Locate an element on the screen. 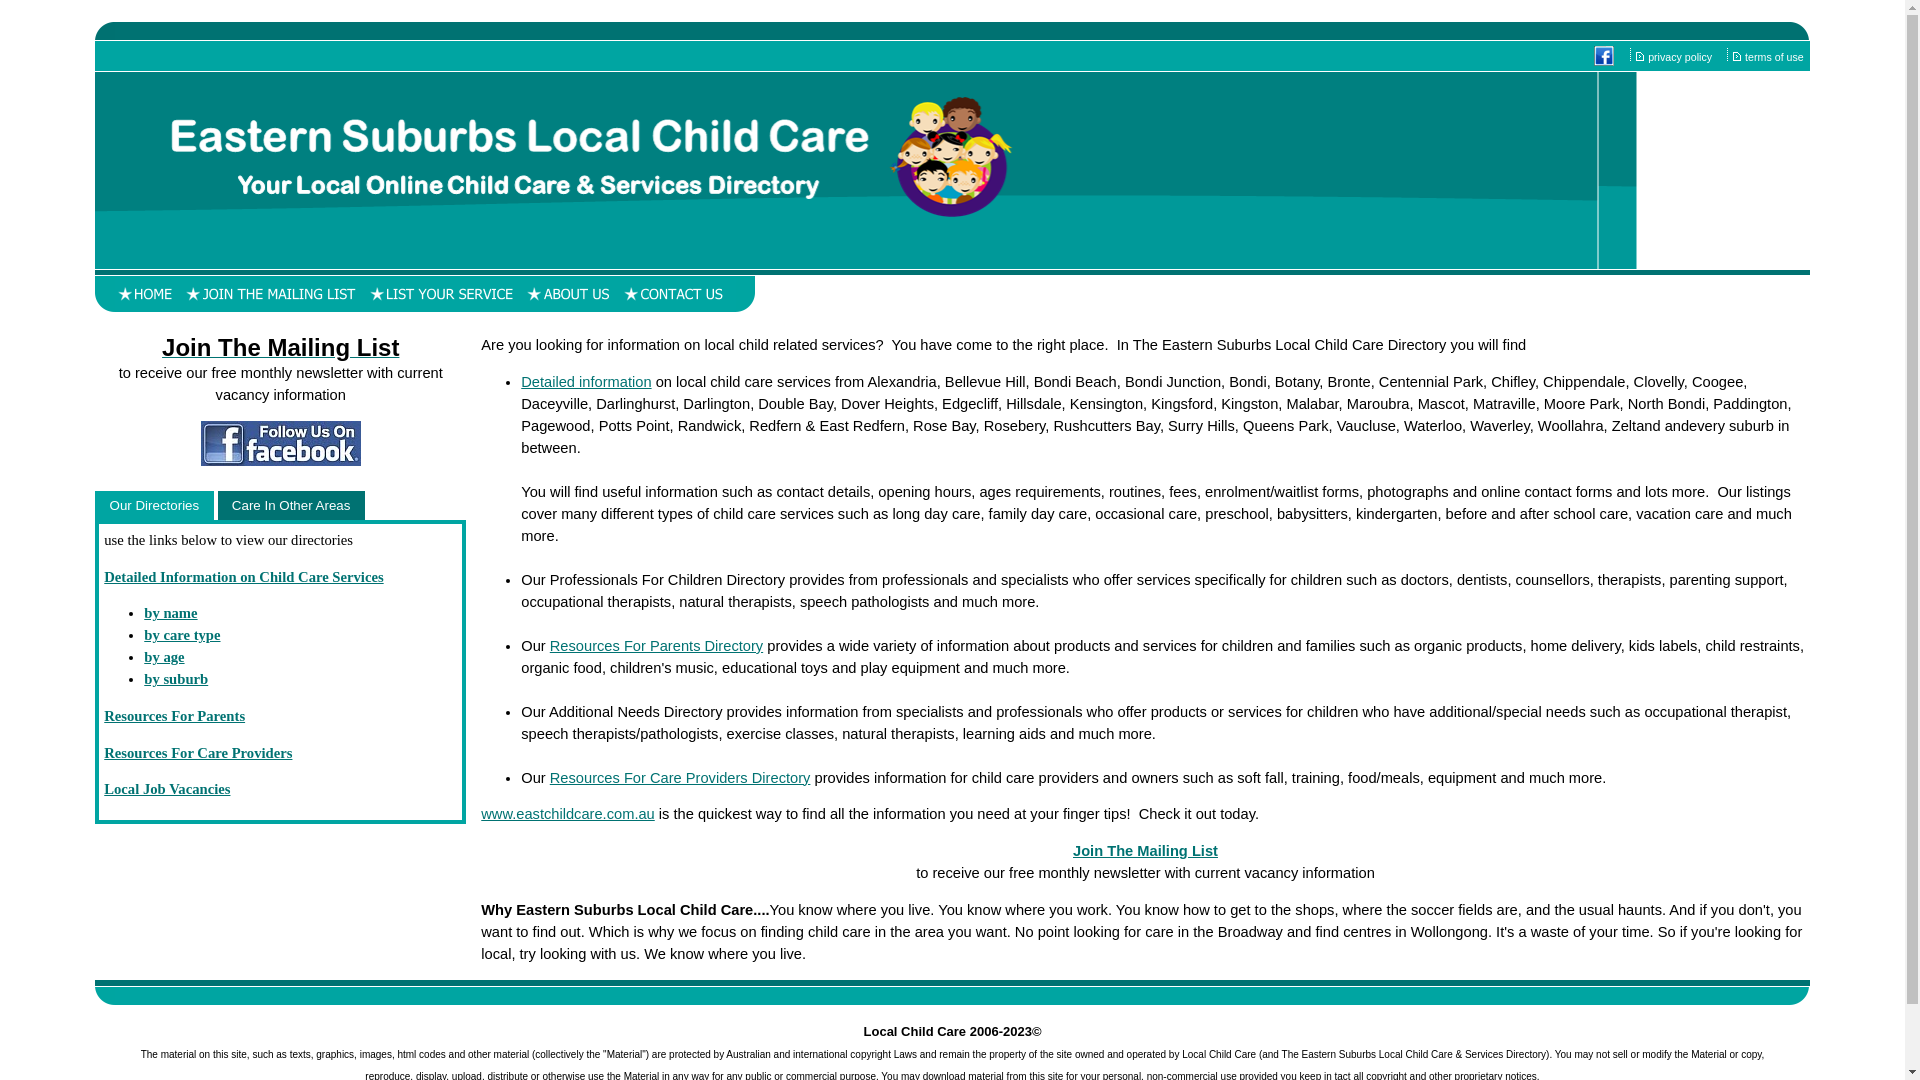 This screenshot has height=1080, width=1920. 'www.eastchildcare.com.au' is located at coordinates (566, 813).